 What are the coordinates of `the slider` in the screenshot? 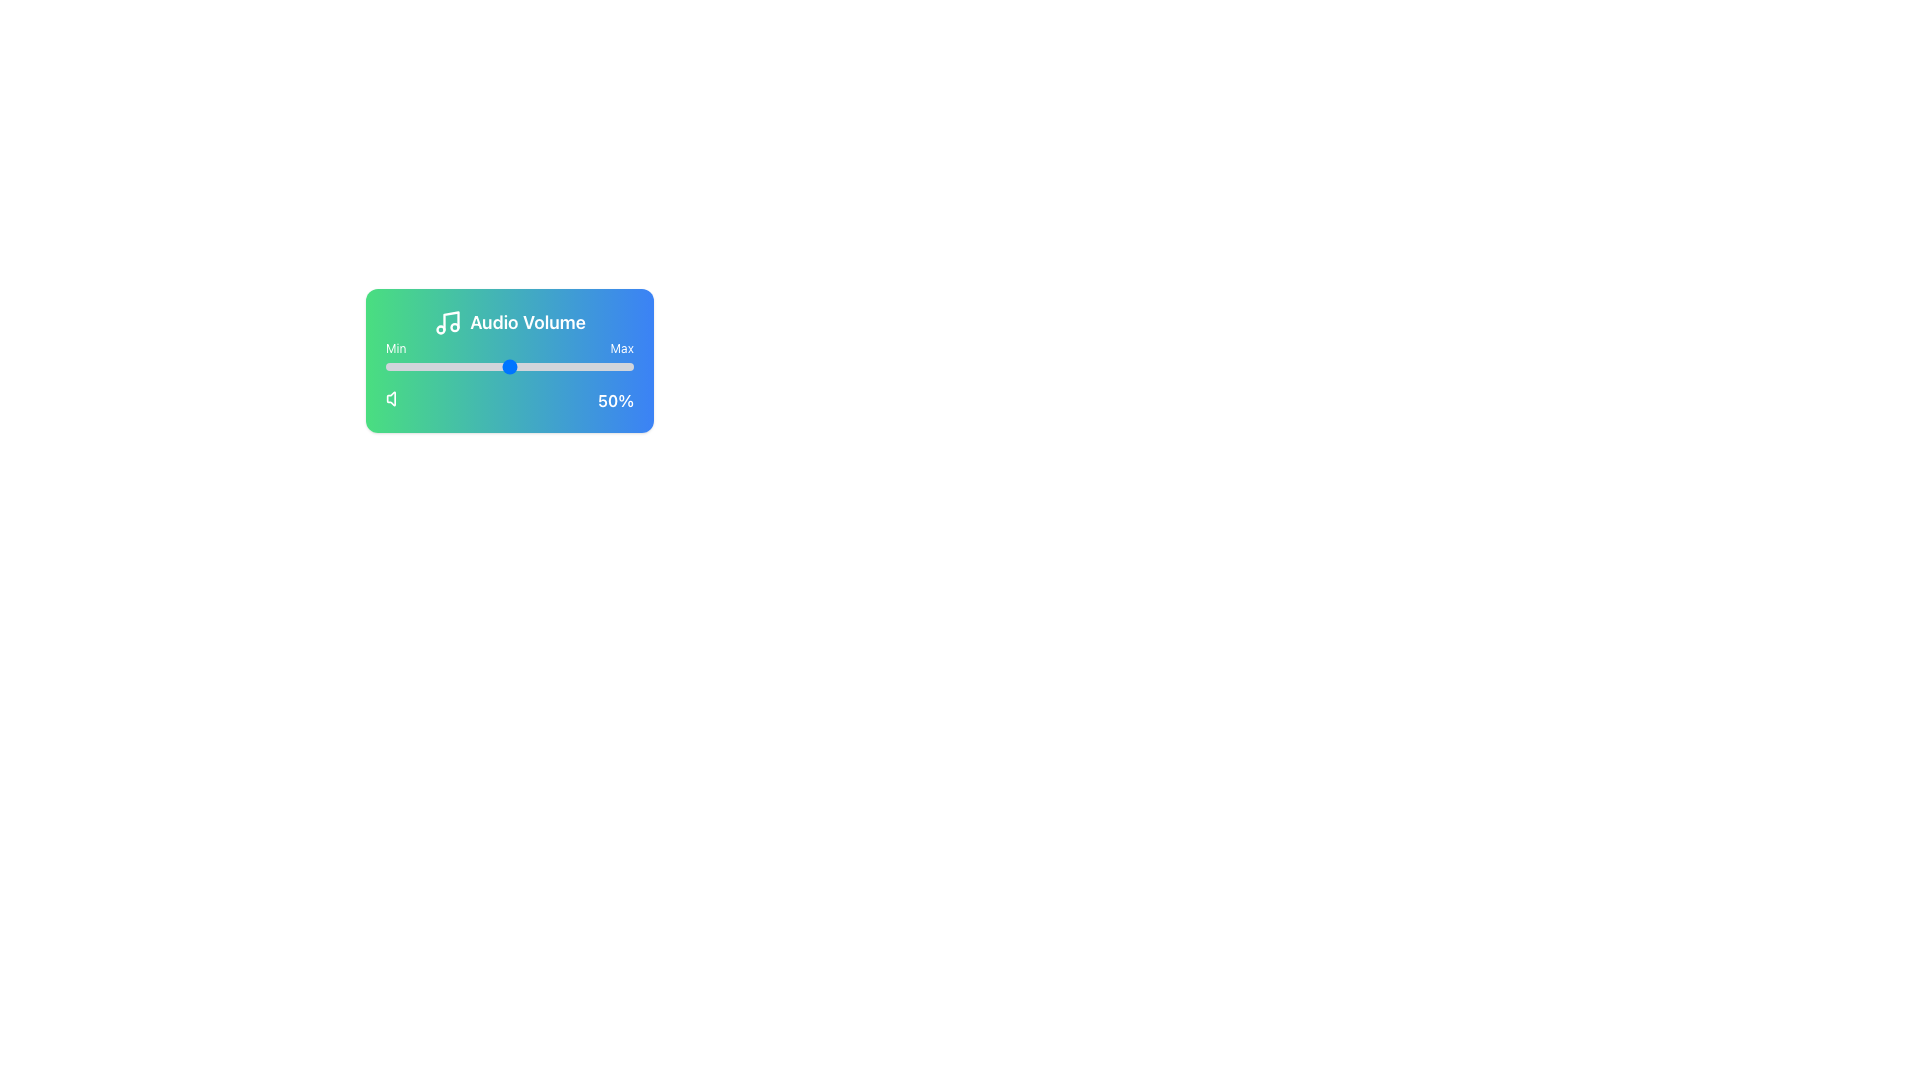 It's located at (419, 366).